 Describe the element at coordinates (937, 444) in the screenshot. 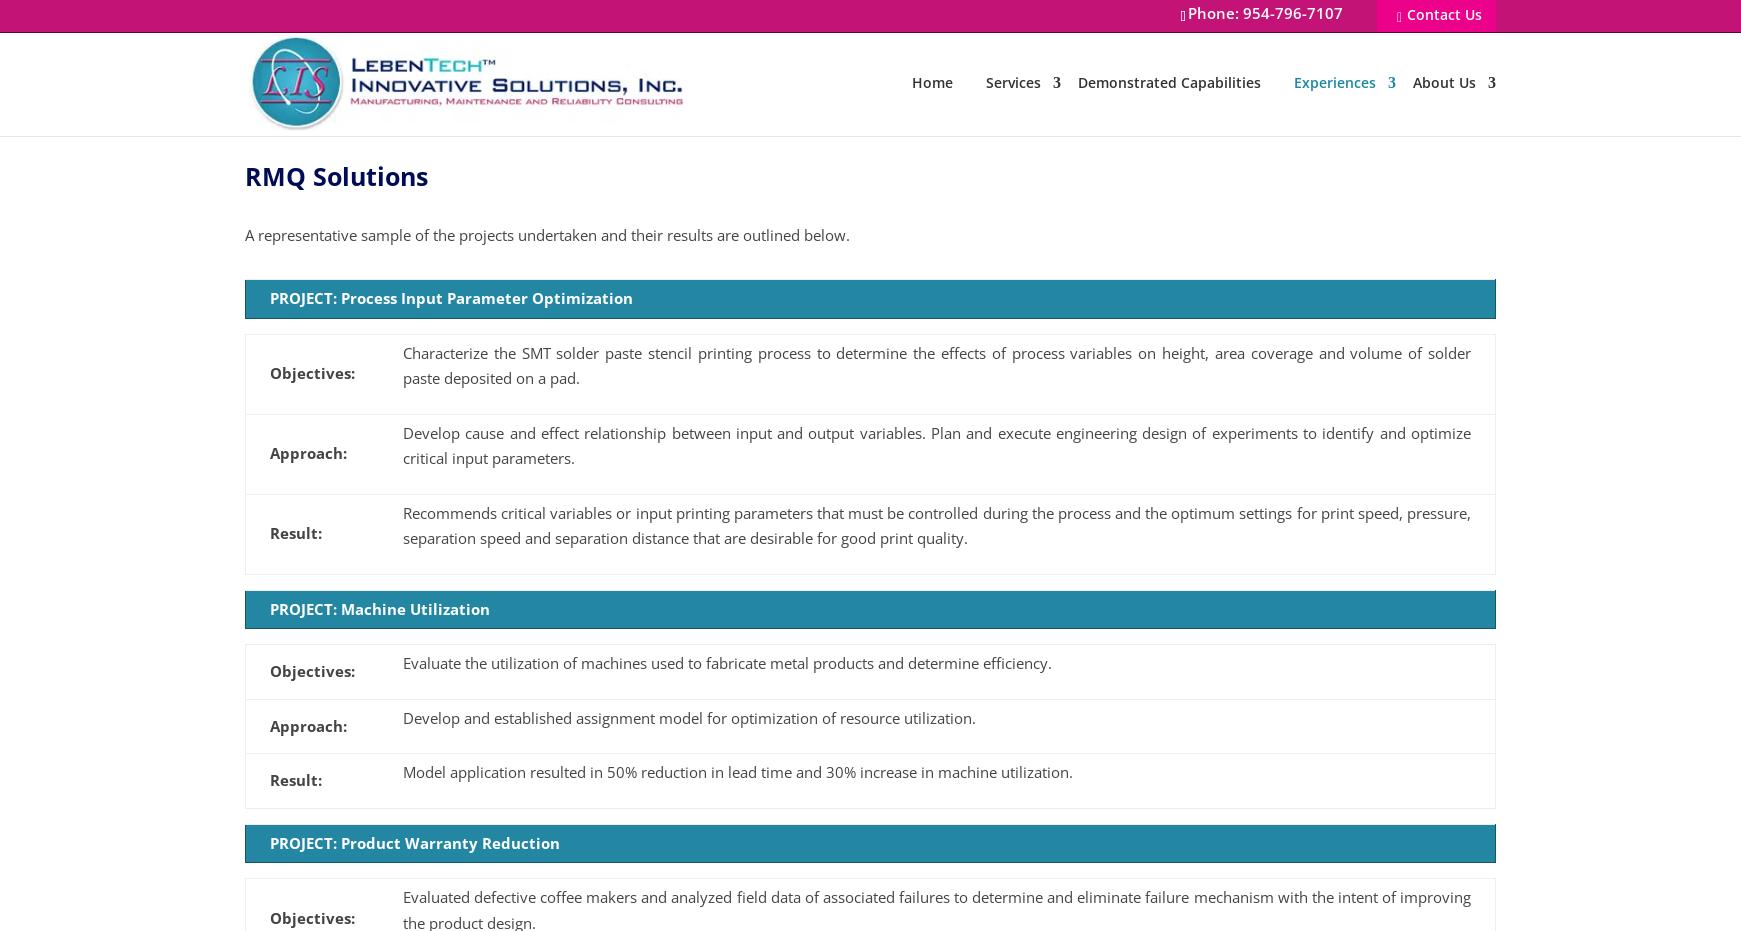

I see `'Develop cause and effect relationship between input and output variables. Plan and execute engineering design of experiments to identify and optimize critical input parameters.'` at that location.